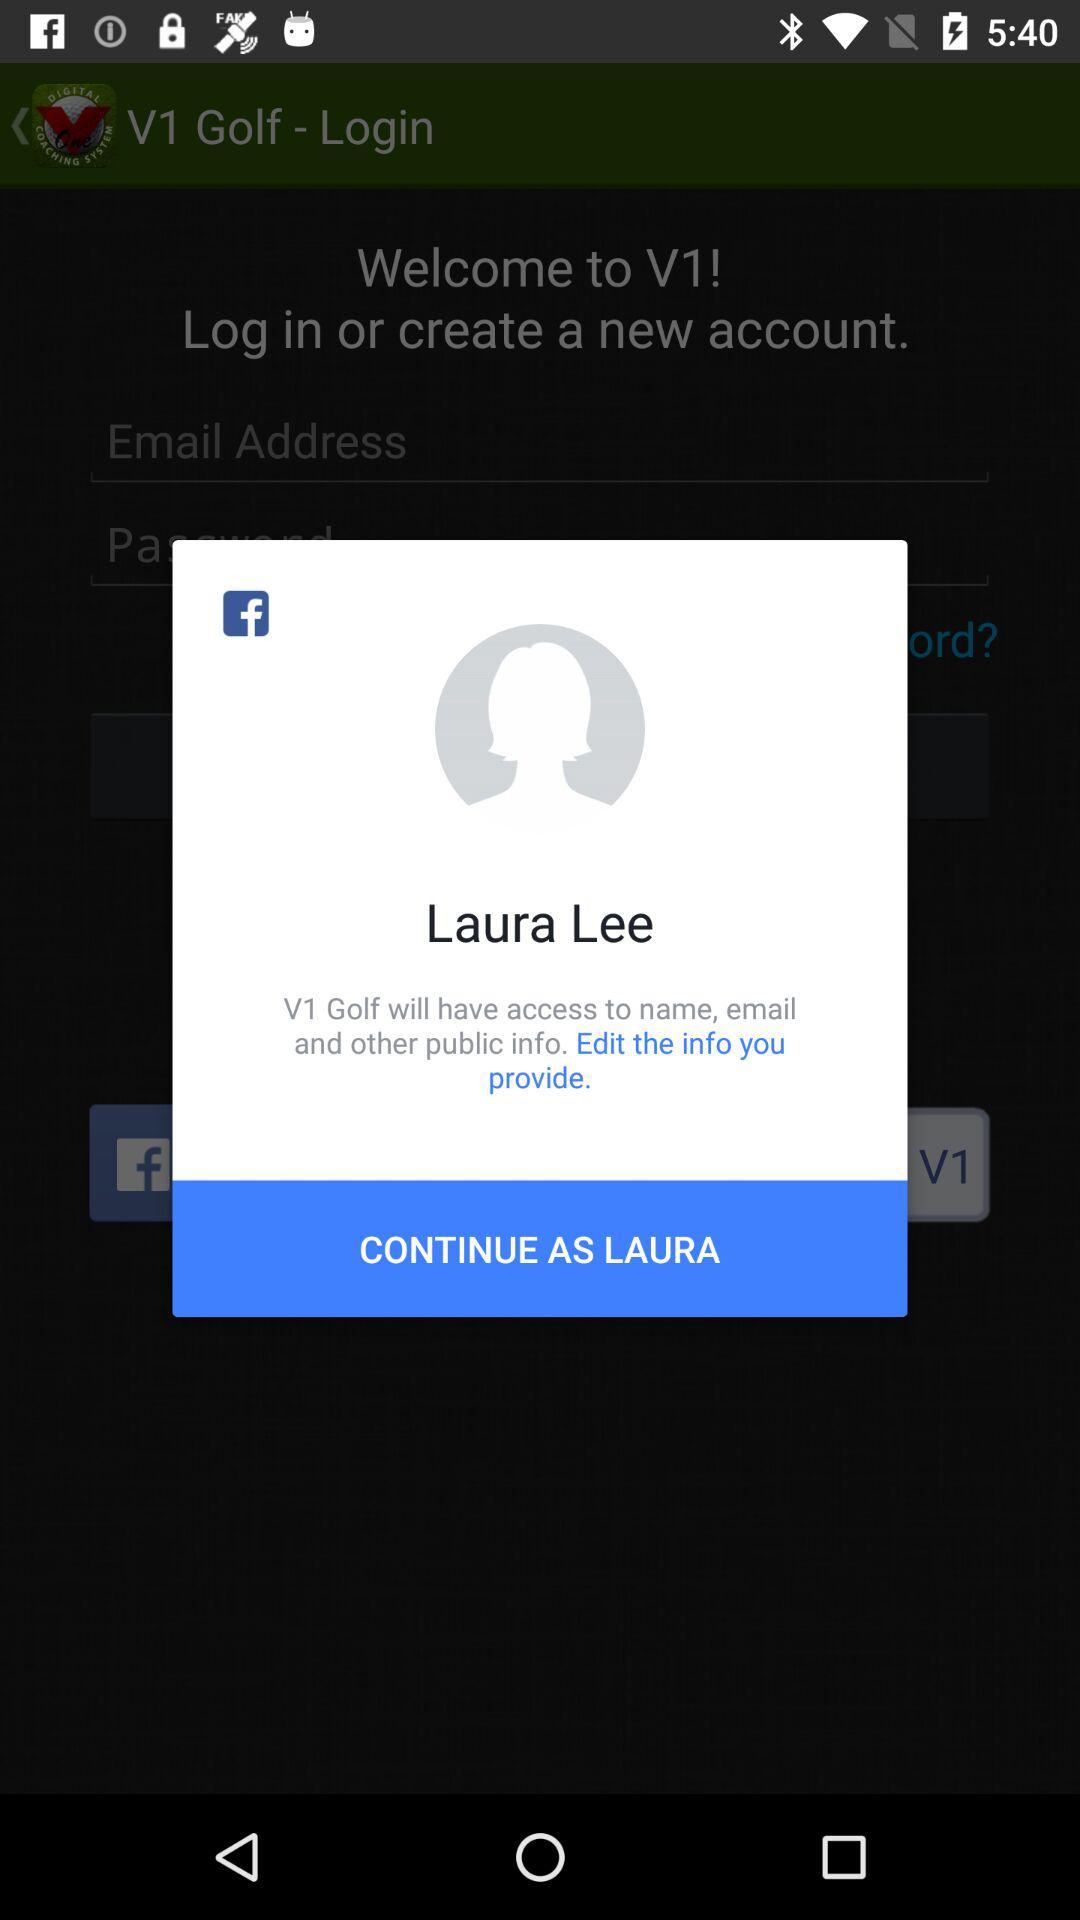 The height and width of the screenshot is (1920, 1080). I want to click on the icon below the v1 golf will item, so click(540, 1247).